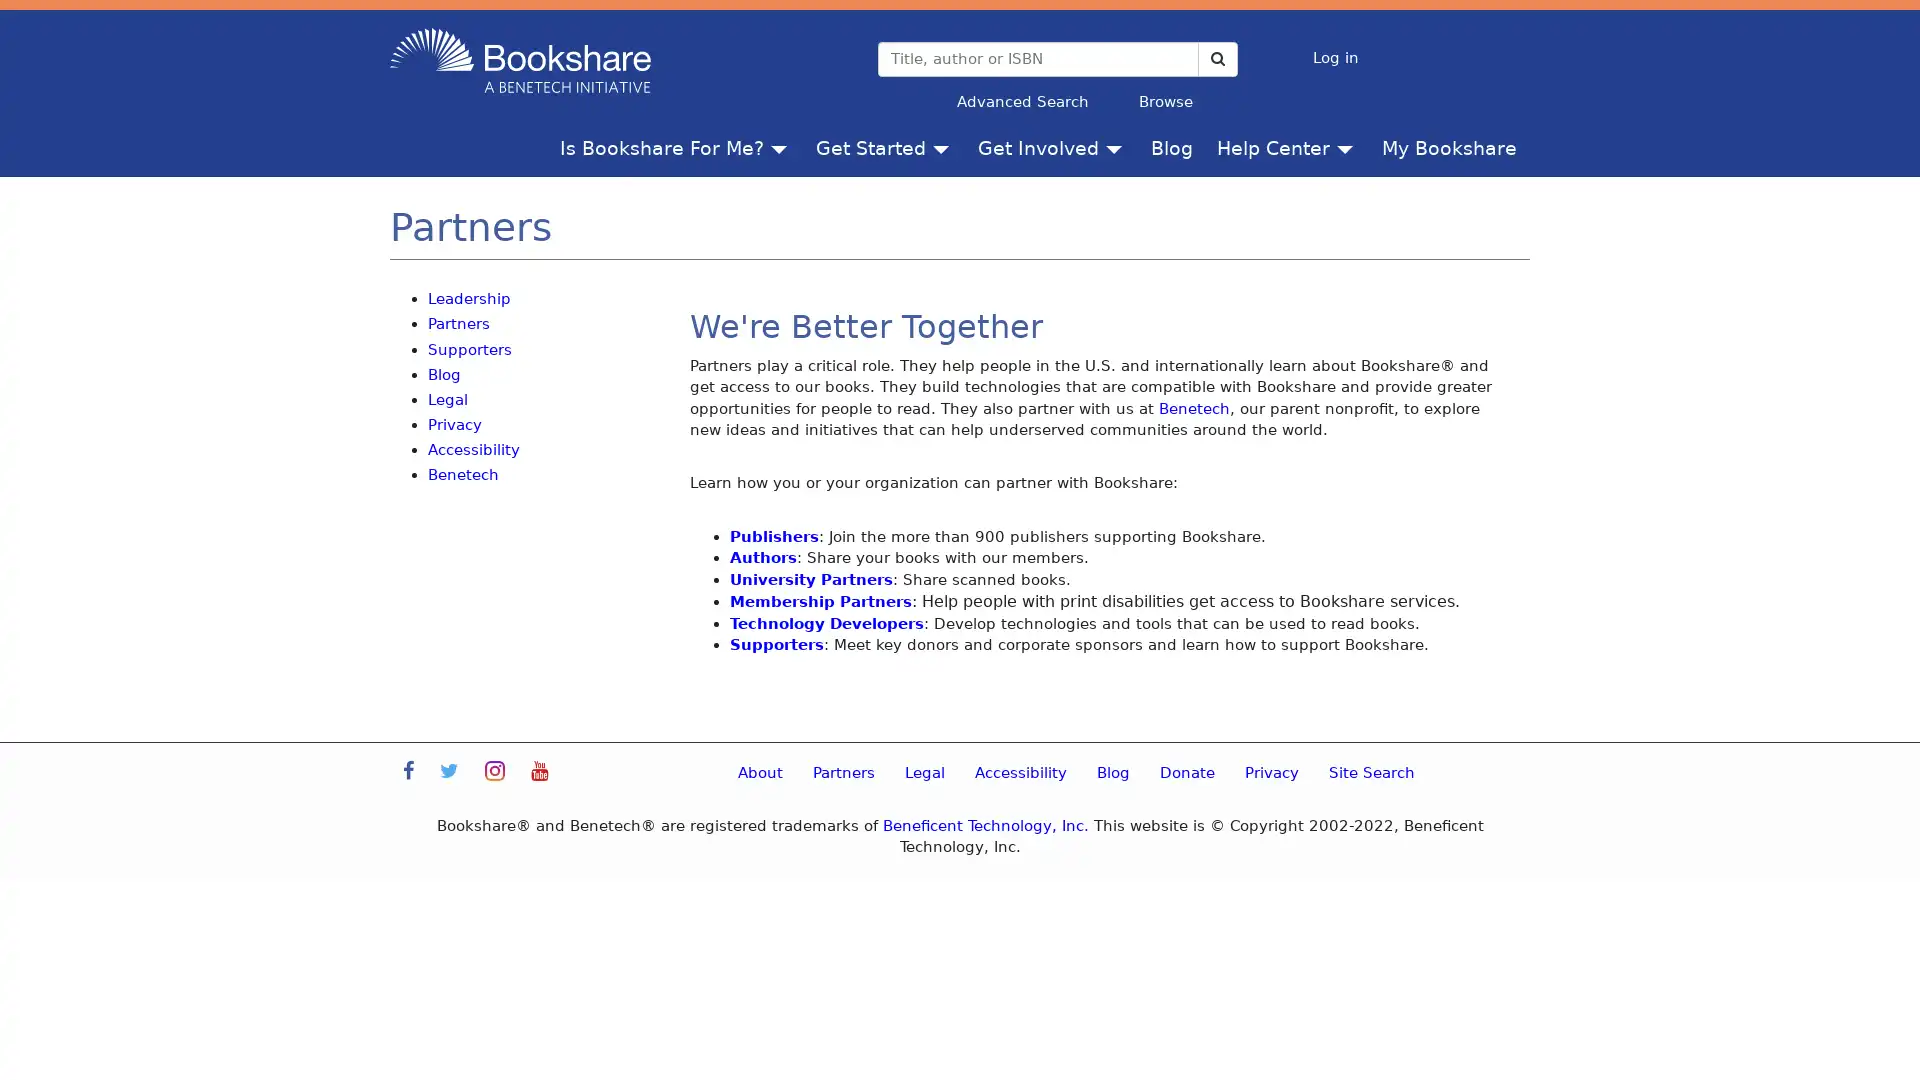  Describe the element at coordinates (1216, 57) in the screenshot. I see `Search` at that location.